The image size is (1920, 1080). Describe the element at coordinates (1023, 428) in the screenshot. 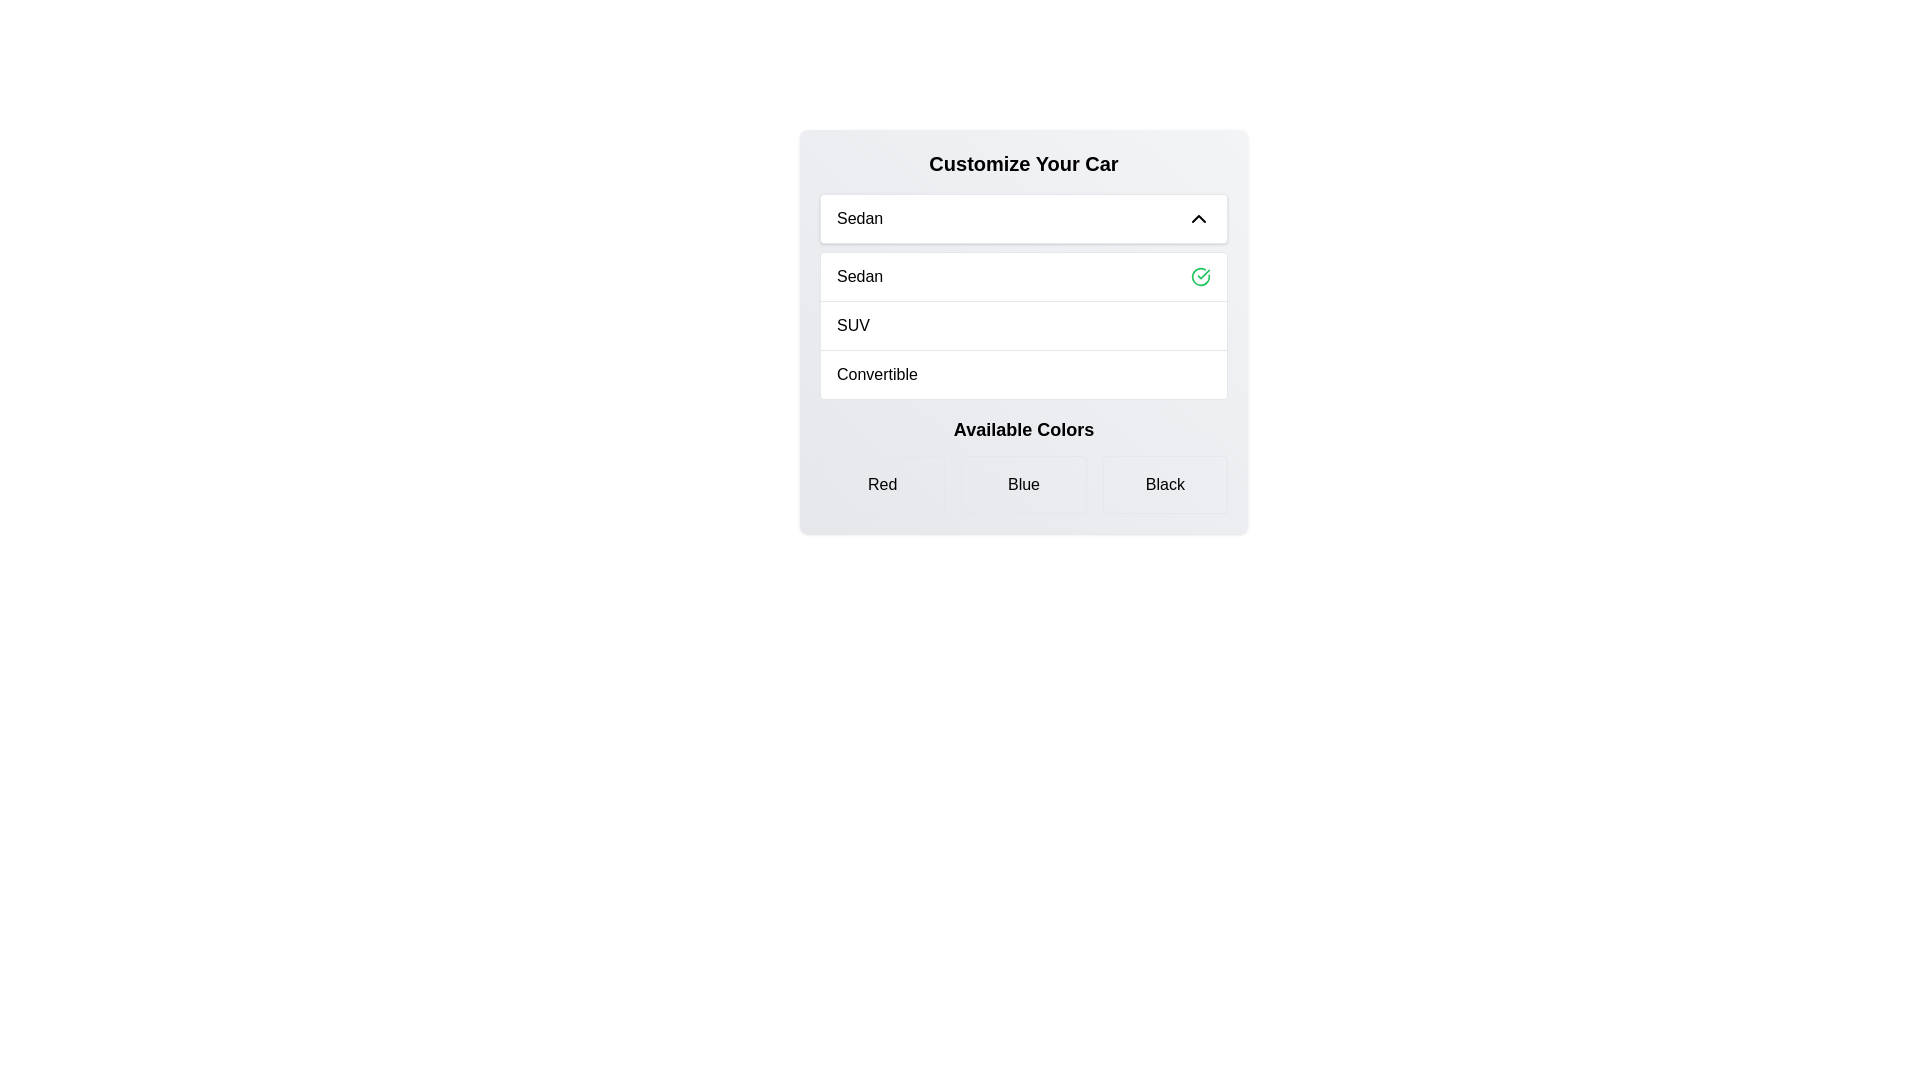

I see `the Text label (header) that introduces the car color selection section, located directly above the color options` at that location.